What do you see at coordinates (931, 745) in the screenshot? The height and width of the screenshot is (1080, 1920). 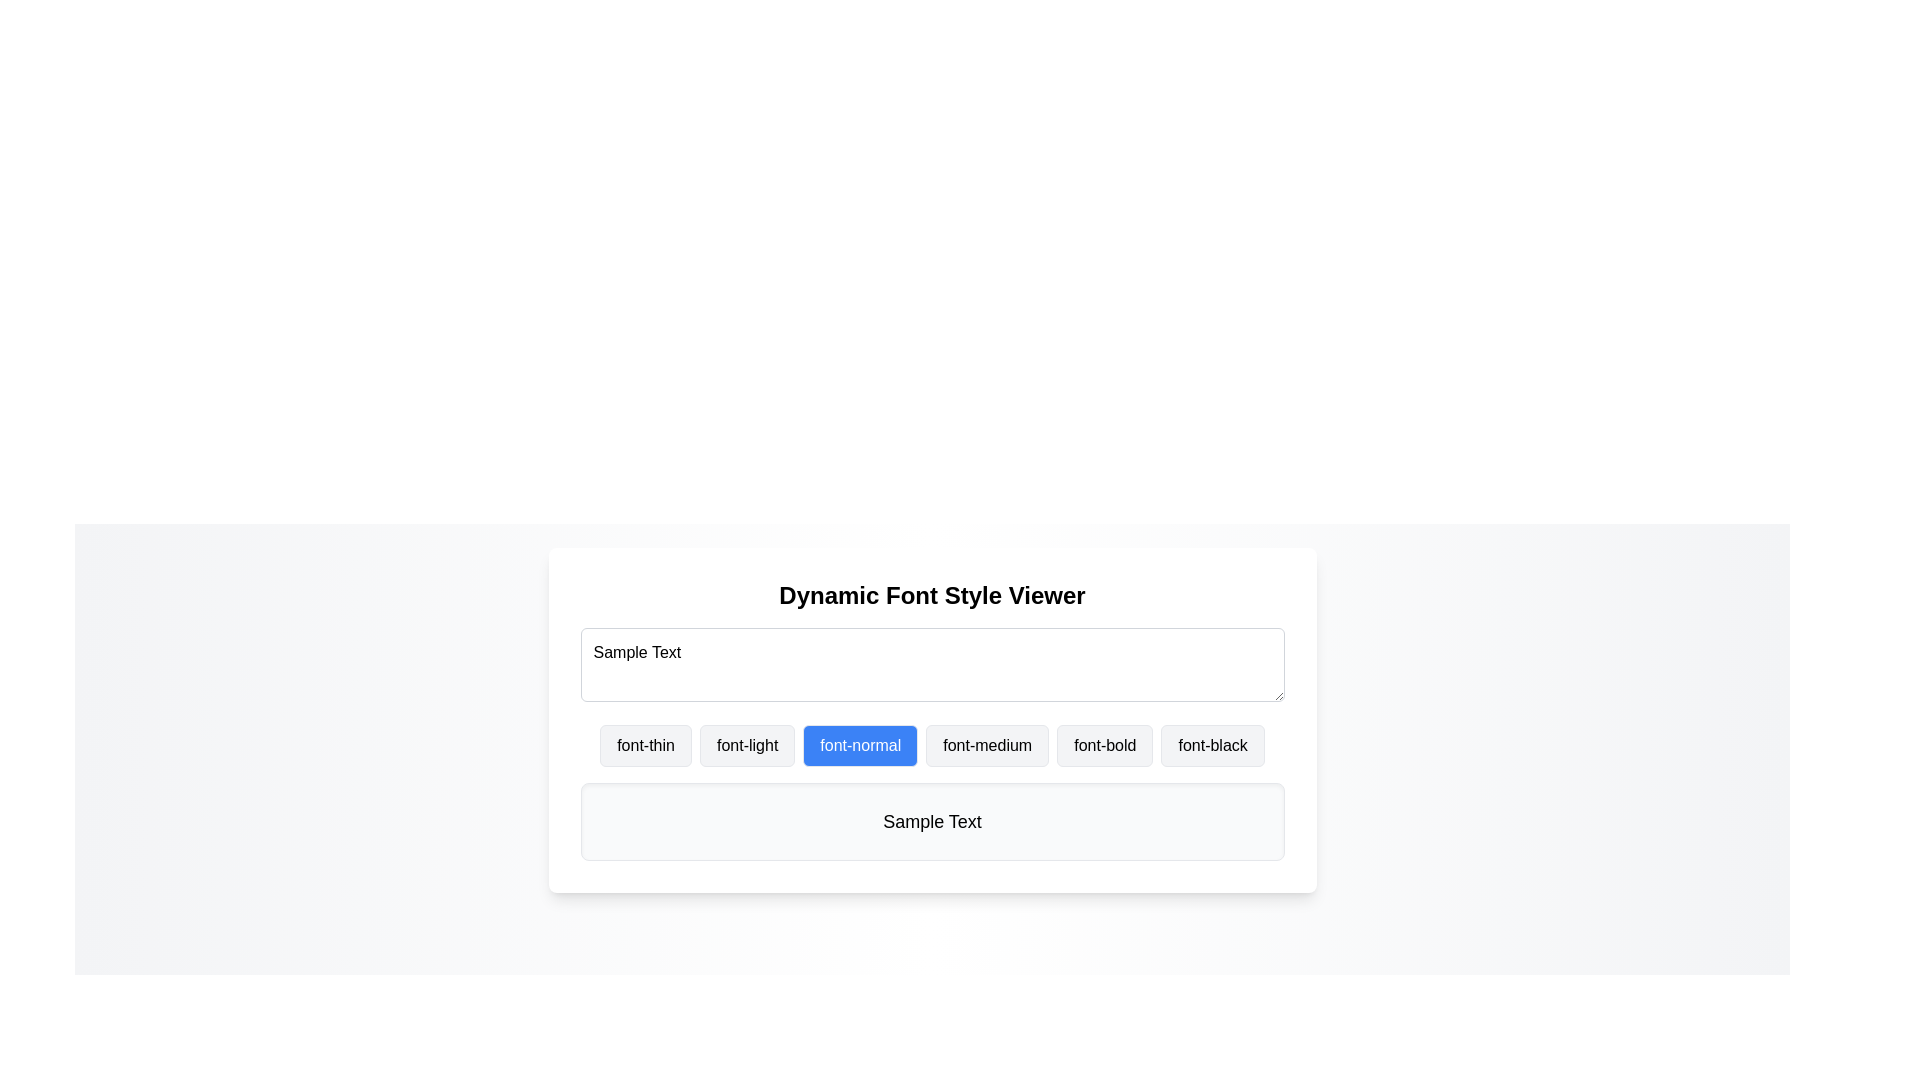 I see `the 'font-normal' button in the horizontal button group` at bounding box center [931, 745].